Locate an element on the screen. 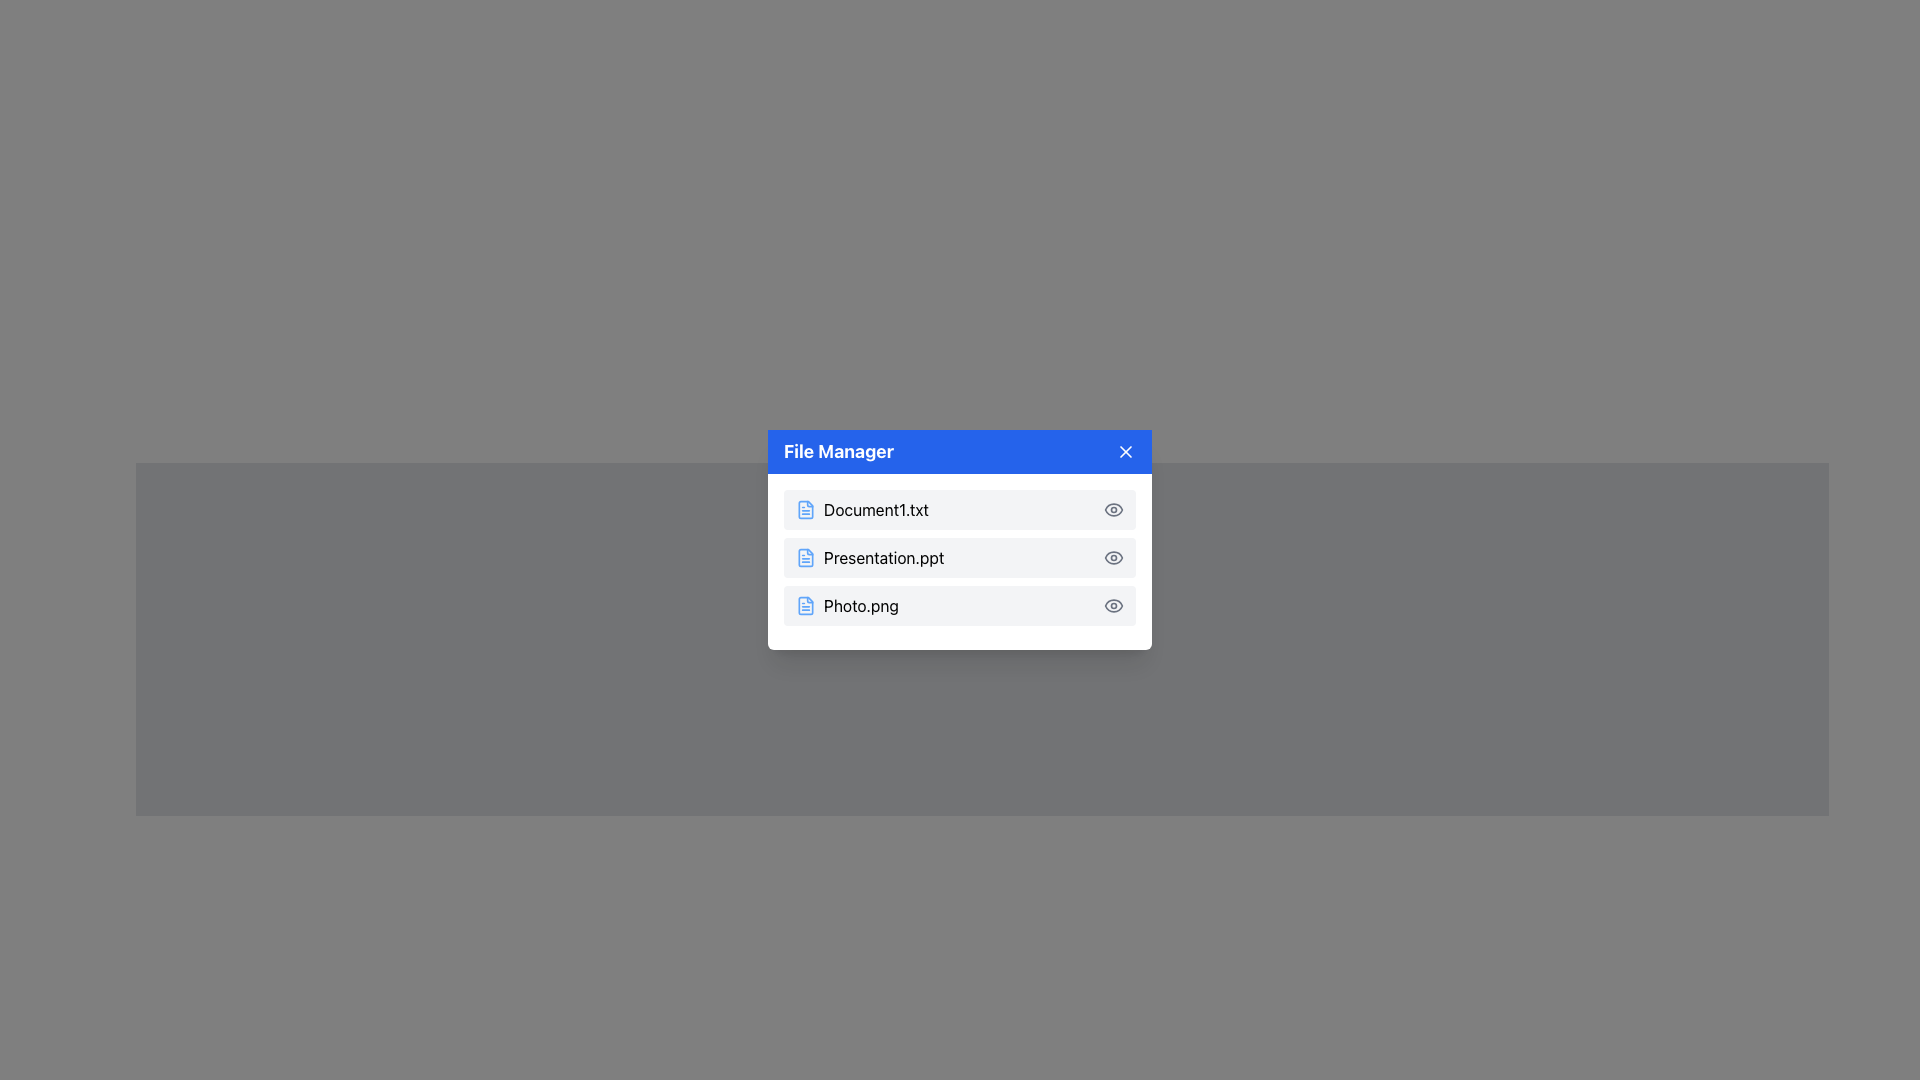 The height and width of the screenshot is (1080, 1920). the eye icon at the far-right end of the row labeled 'Photo.png' is located at coordinates (1112, 604).